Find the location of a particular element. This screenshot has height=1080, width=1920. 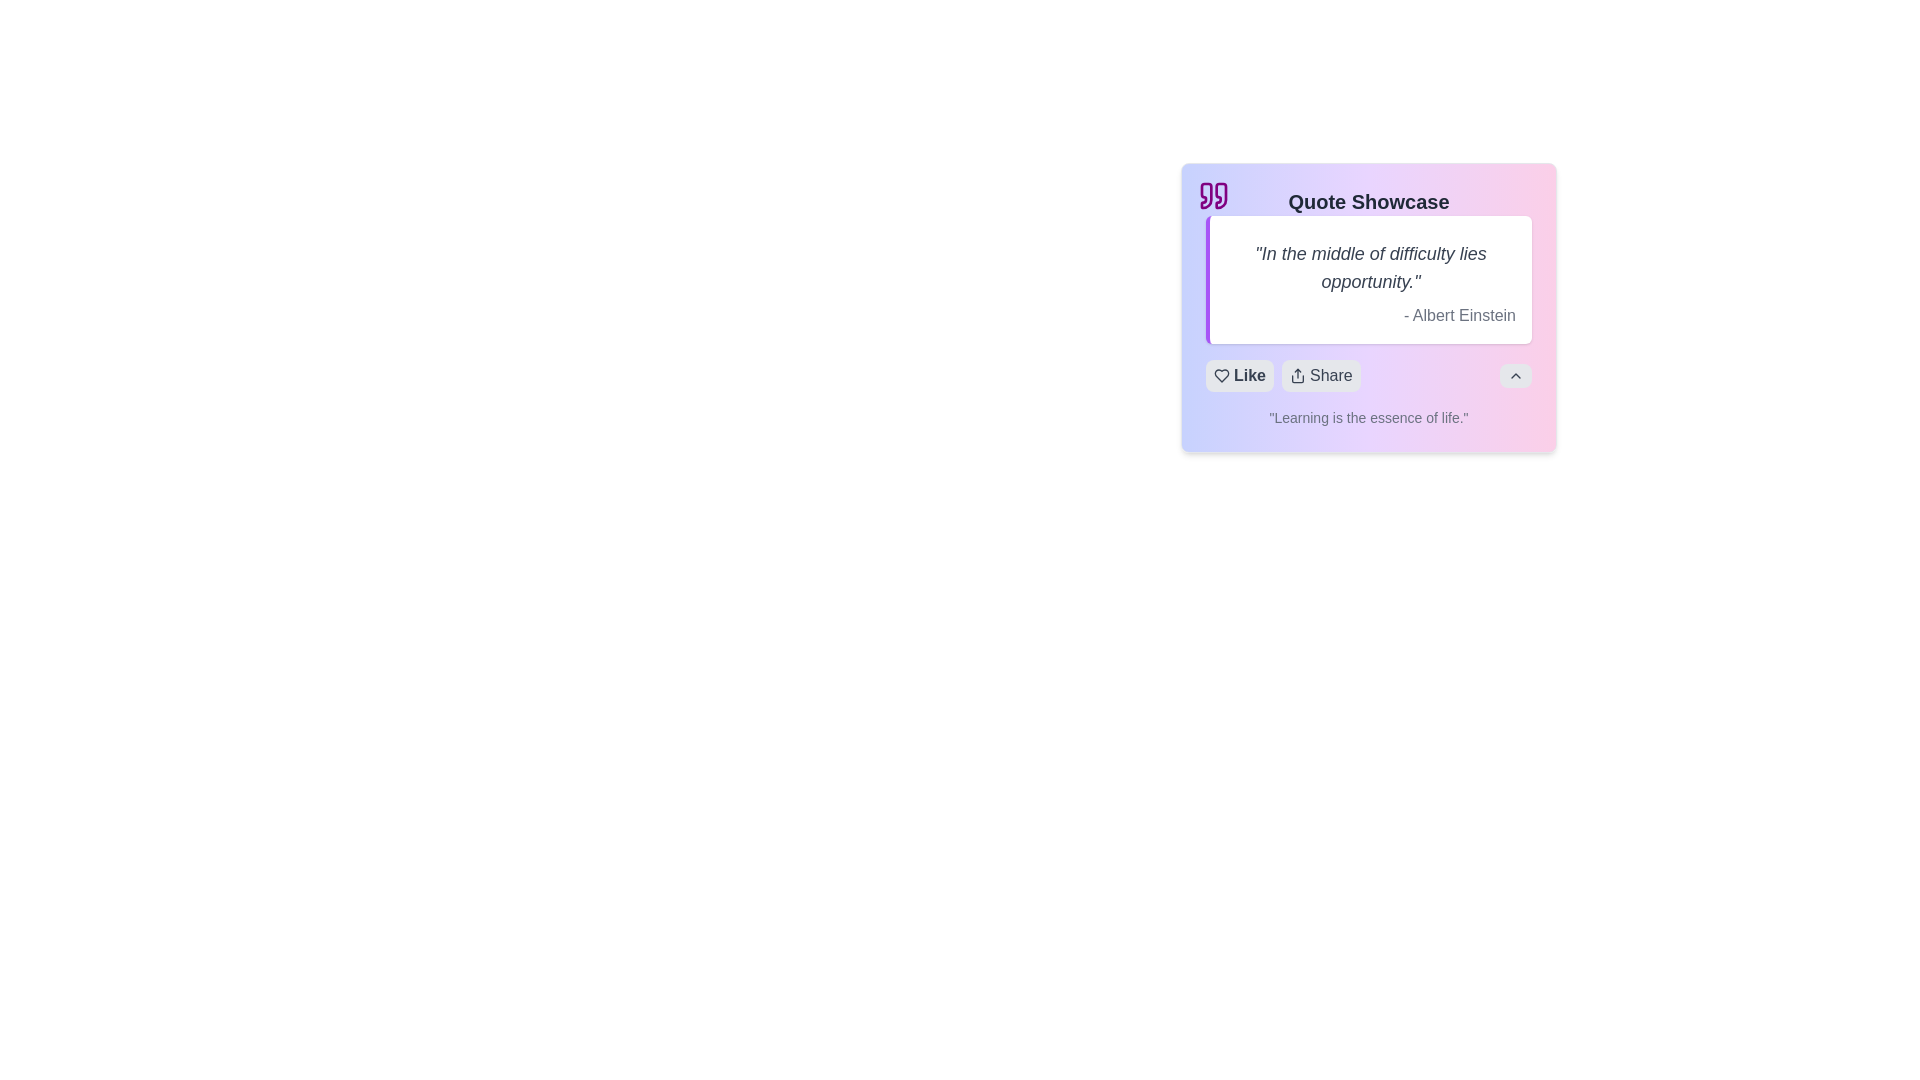

the small, square-like button with rounded corners featuring an upward chevron icon is located at coordinates (1516, 375).